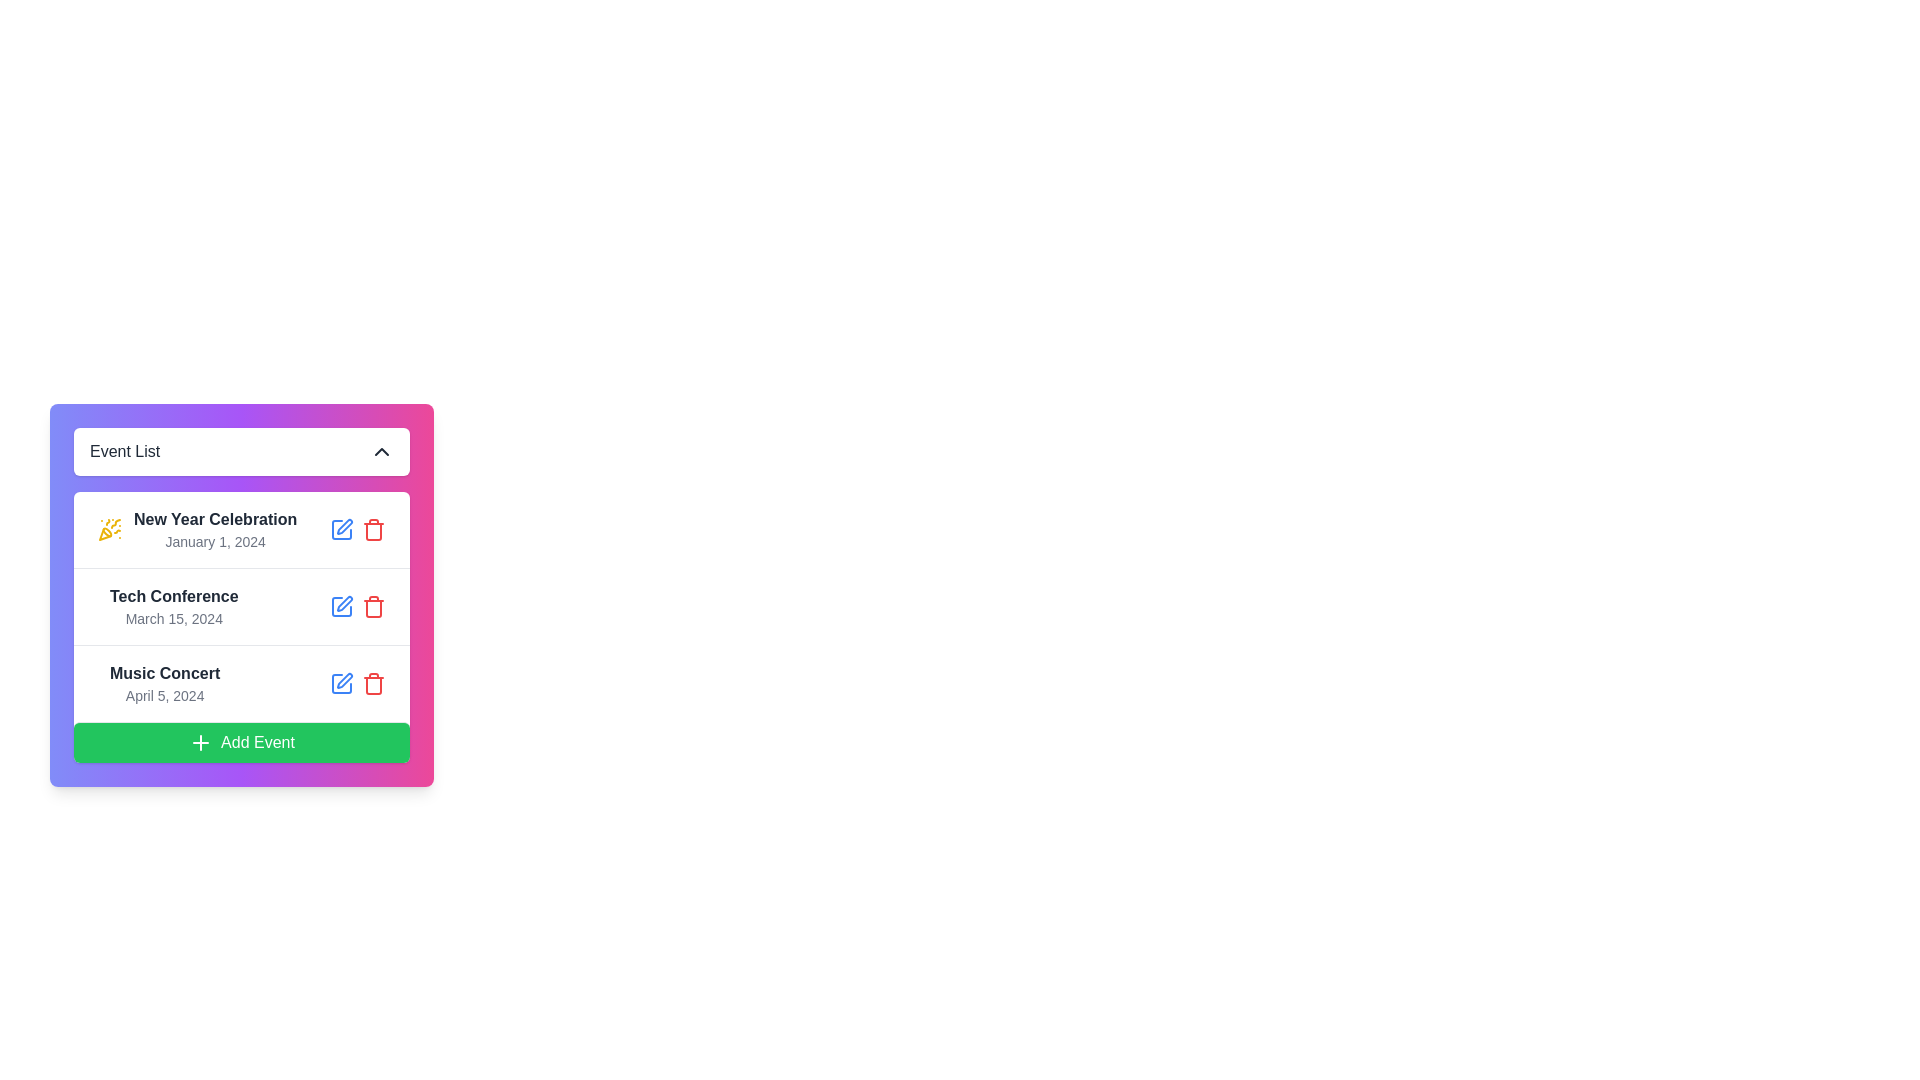 This screenshot has height=1080, width=1920. What do you see at coordinates (240, 528) in the screenshot?
I see `the first event entry card in the event list to trigger highlight effects` at bounding box center [240, 528].